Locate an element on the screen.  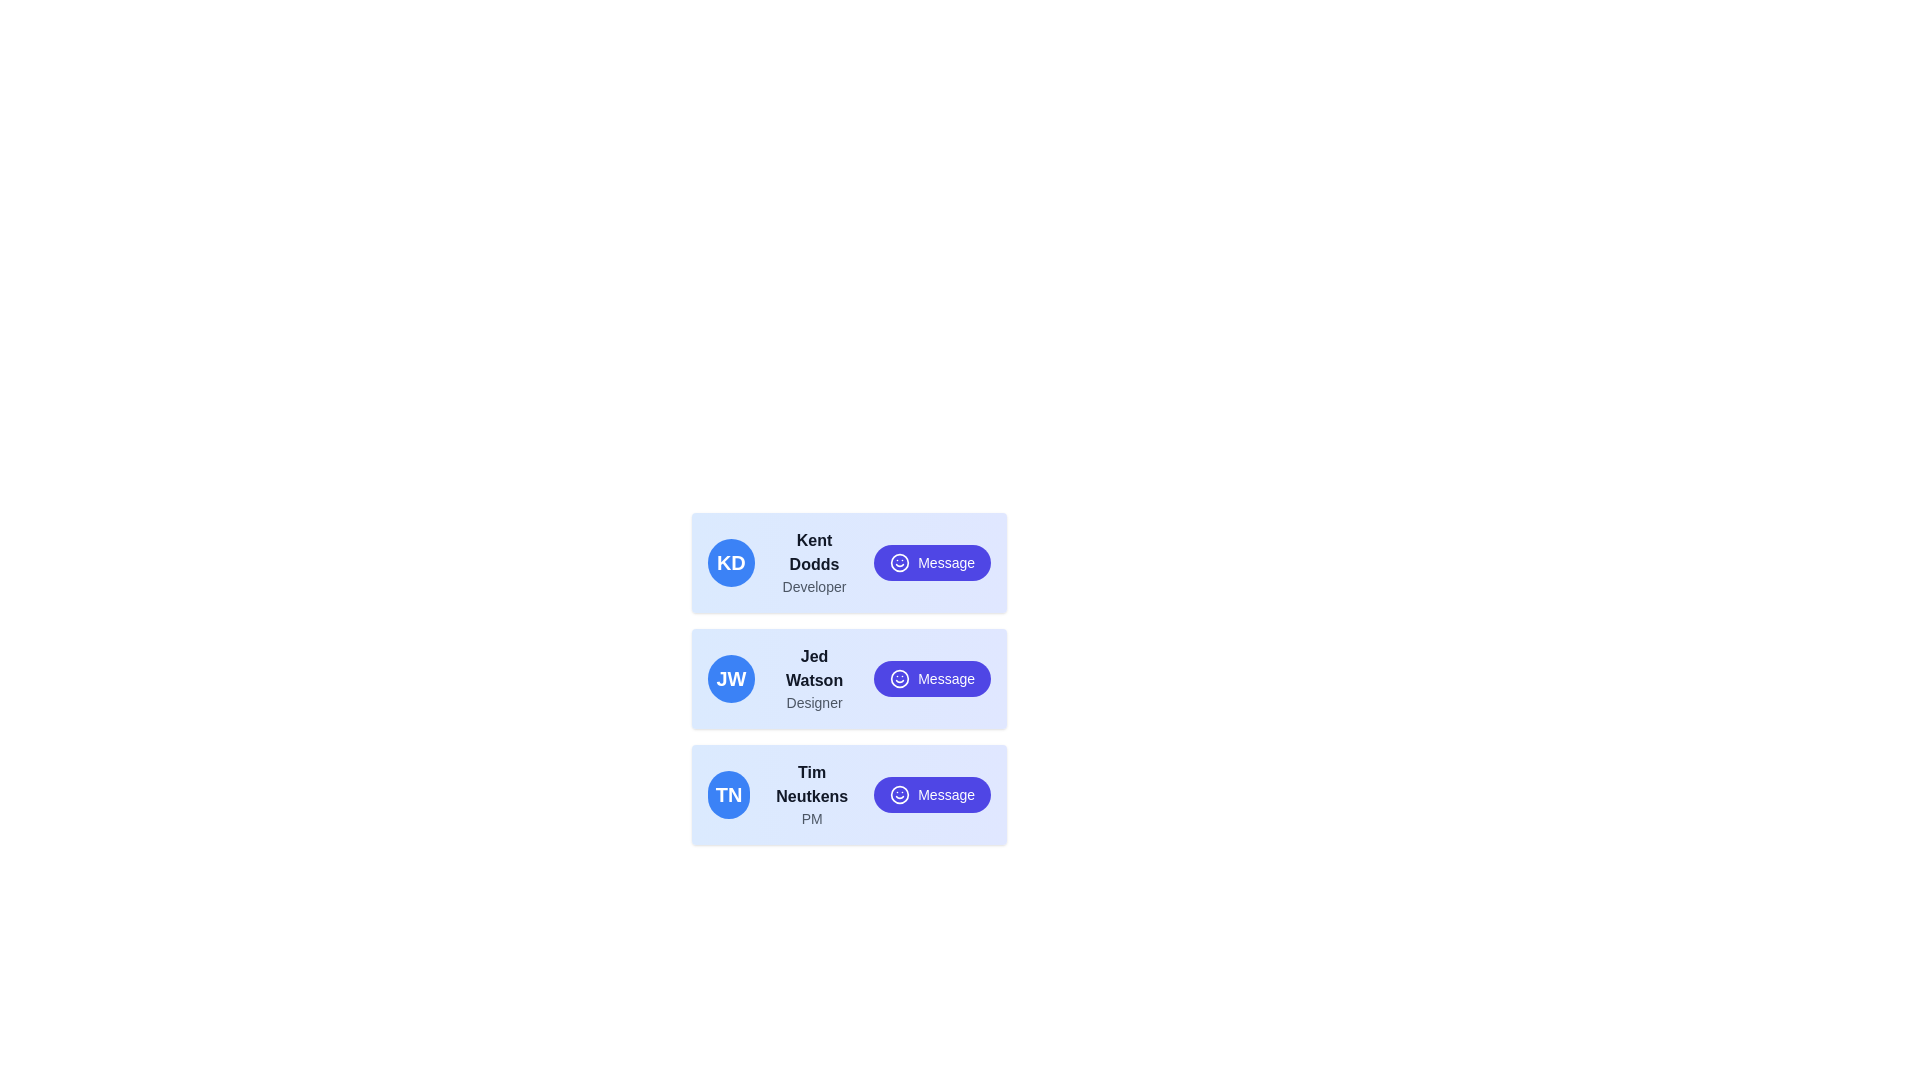
the messaging button located in the upper right area of the second card representing 'Jed Watson', which includes an avatar labeled 'JW', to initiate the messaging action is located at coordinates (931, 677).